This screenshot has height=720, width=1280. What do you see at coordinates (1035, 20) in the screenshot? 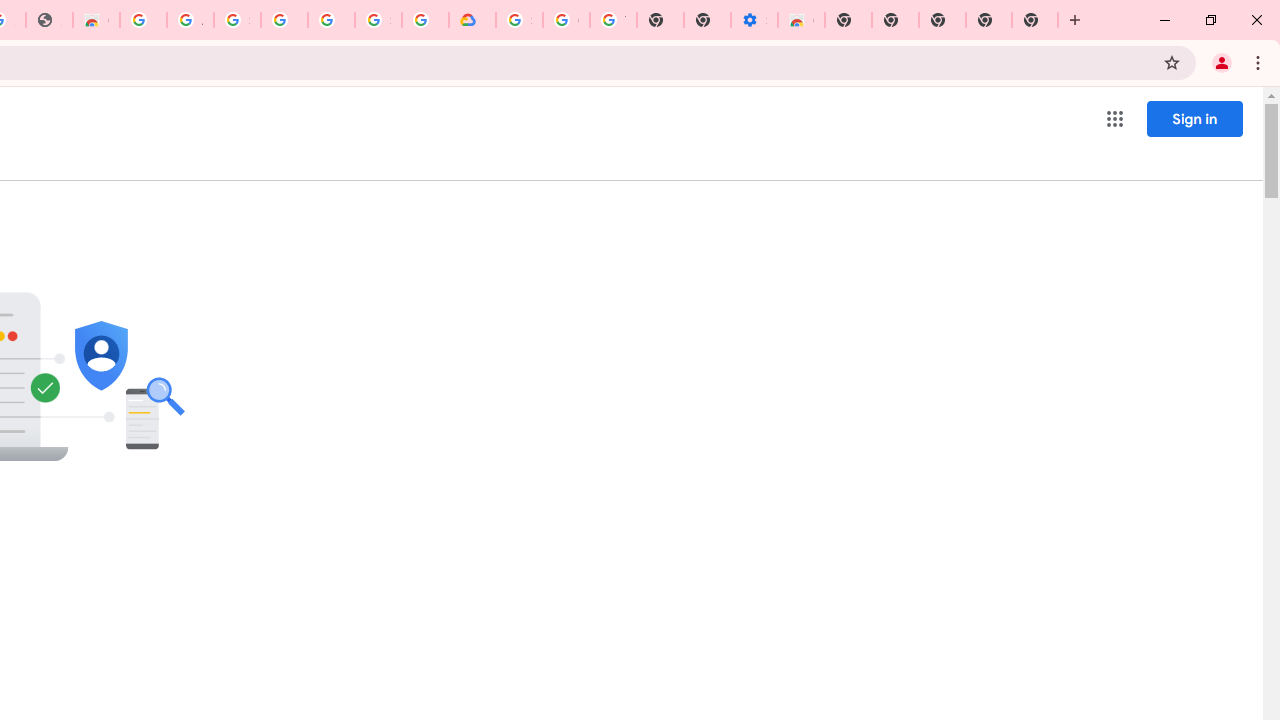
I see `'New Tab'` at bounding box center [1035, 20].